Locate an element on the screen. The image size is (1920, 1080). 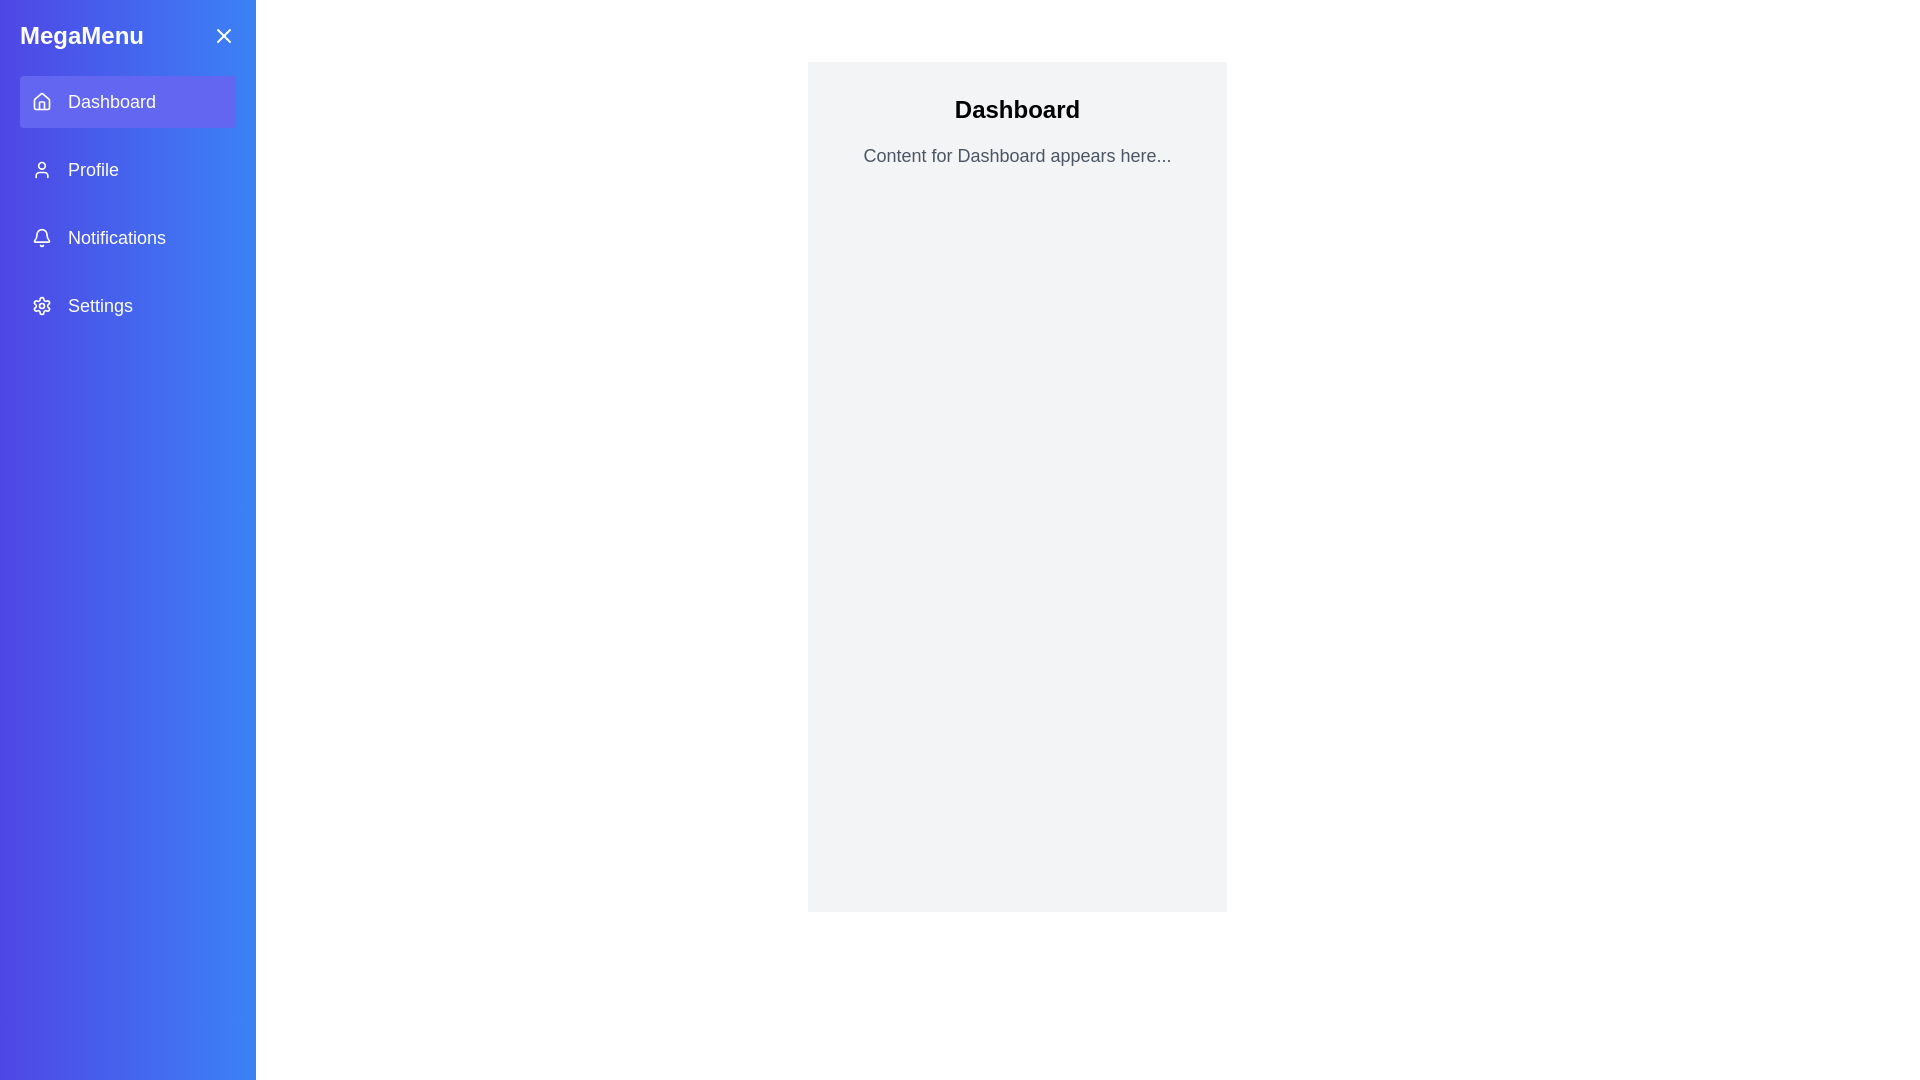
the 'Notifications' menu item, which is the third item in the vertical navigation menu, featuring a bell icon and modern design is located at coordinates (127, 237).